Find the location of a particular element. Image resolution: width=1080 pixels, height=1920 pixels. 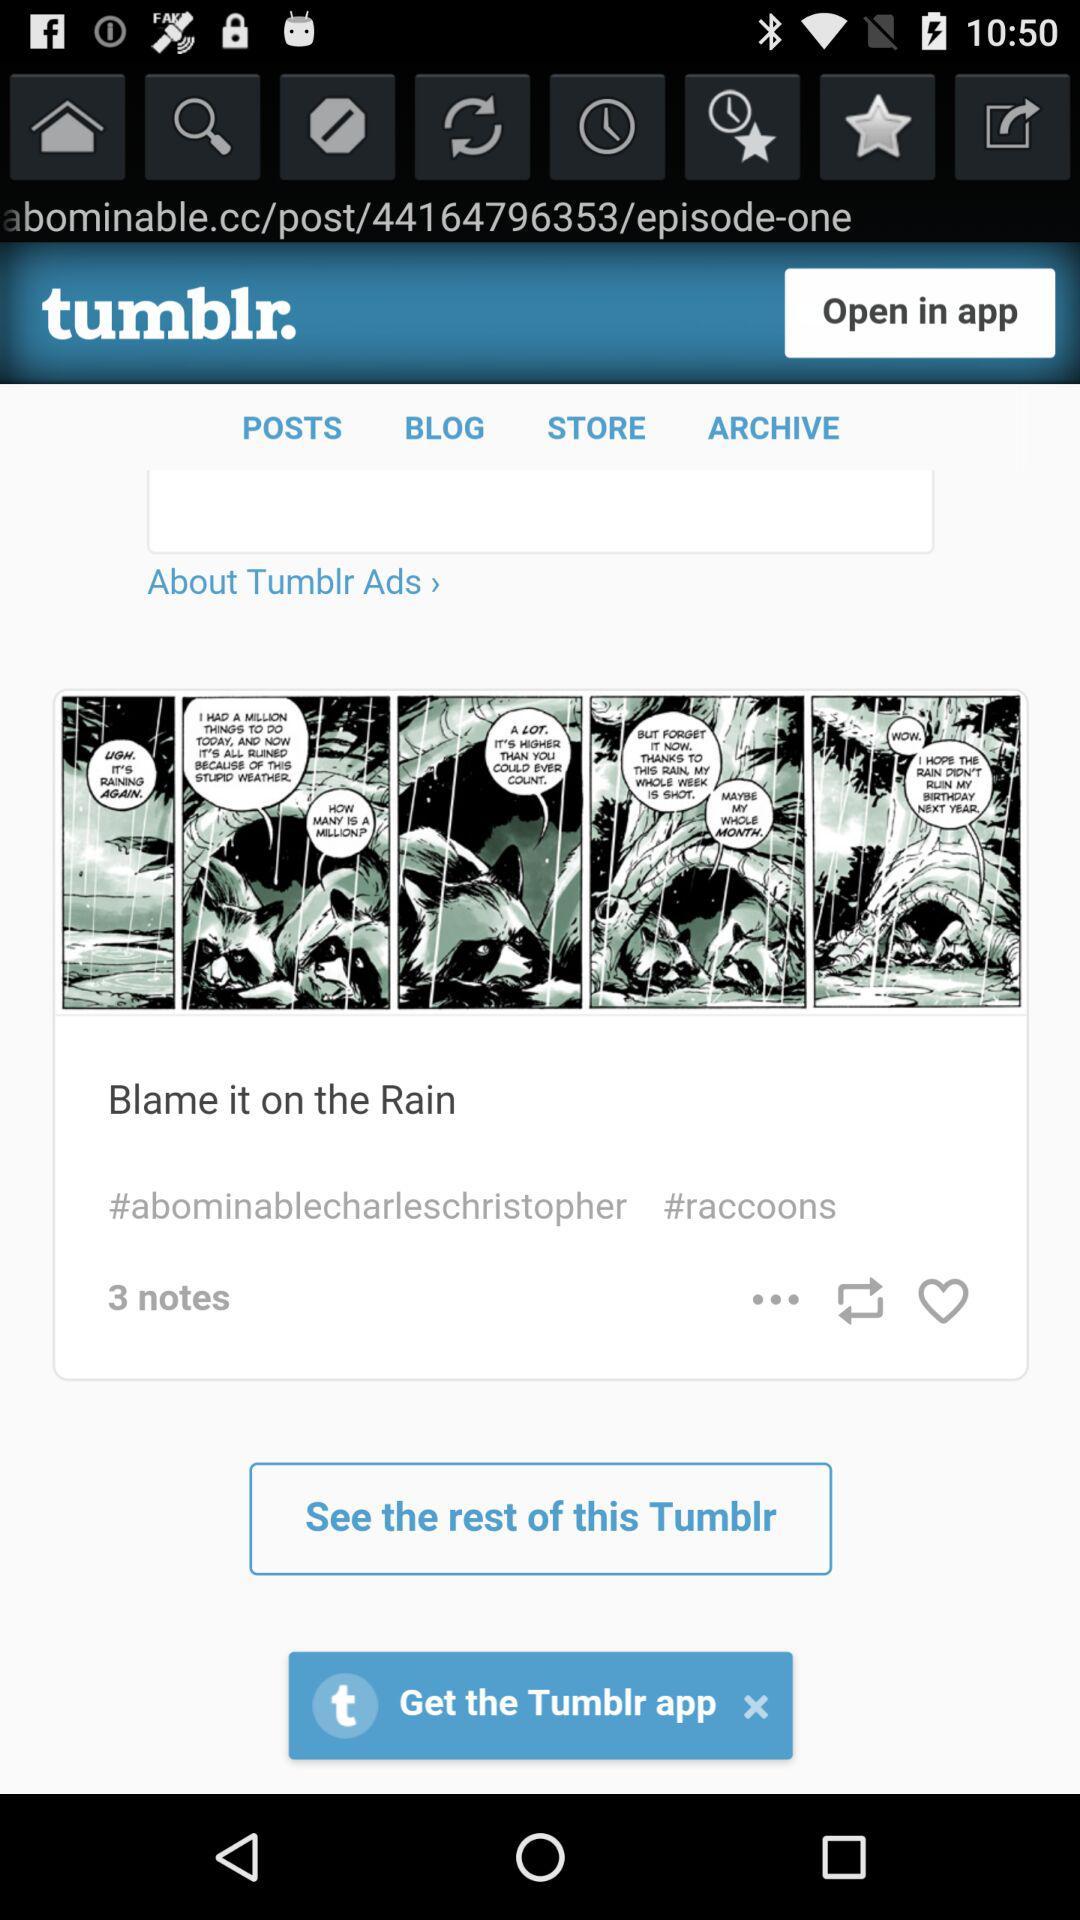

back is located at coordinates (1012, 124).